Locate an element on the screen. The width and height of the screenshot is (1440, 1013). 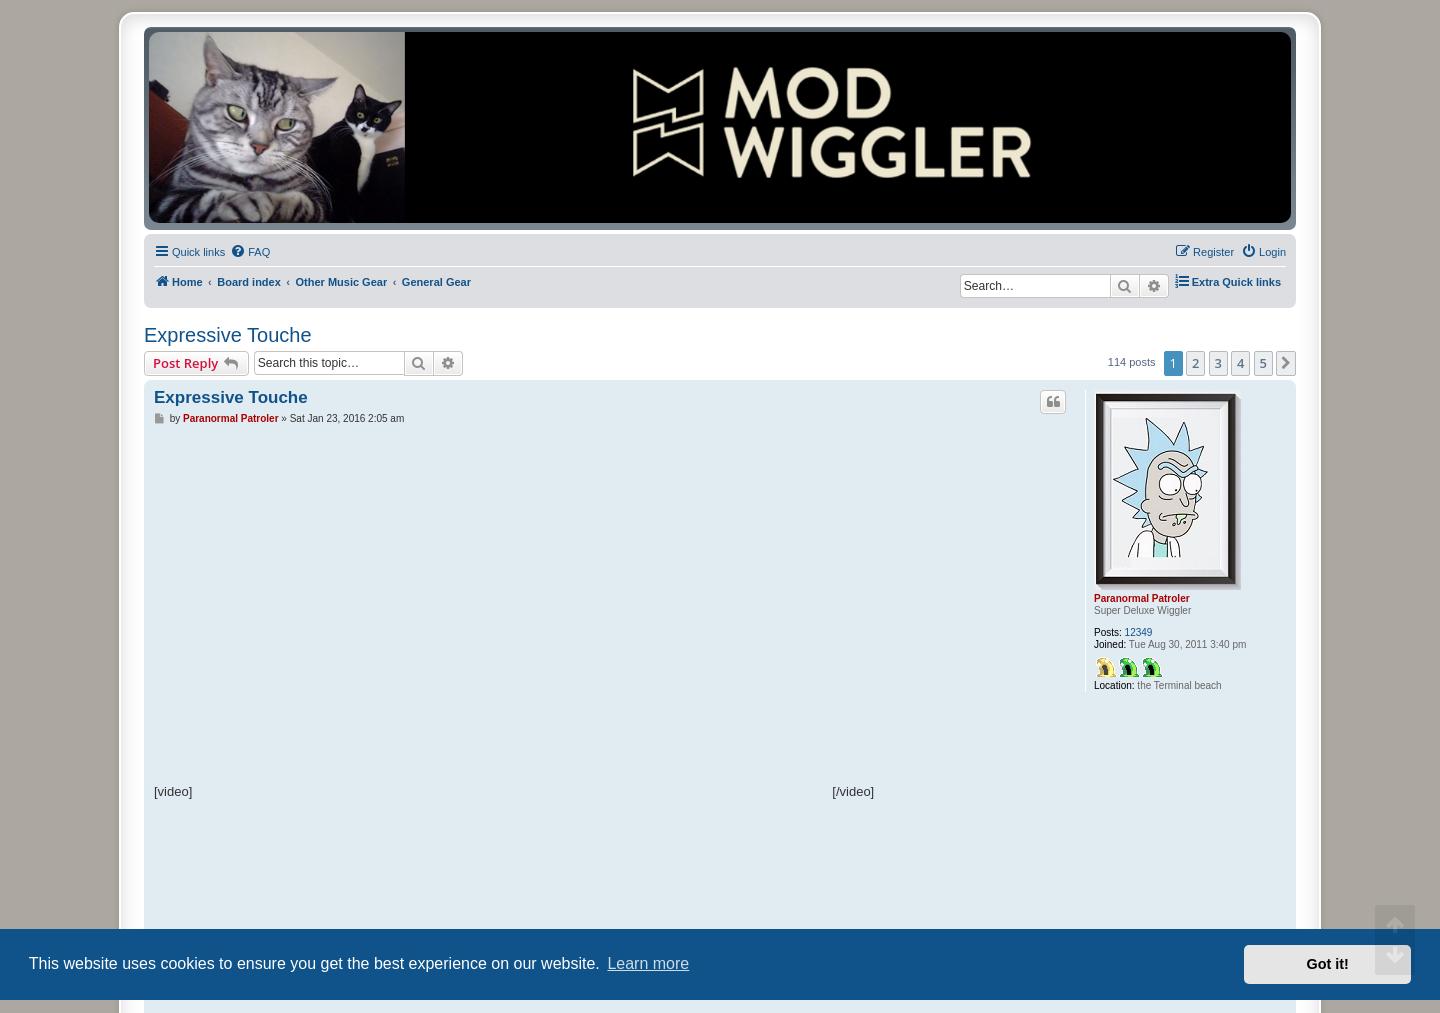
'Posts:' is located at coordinates (1106, 630).